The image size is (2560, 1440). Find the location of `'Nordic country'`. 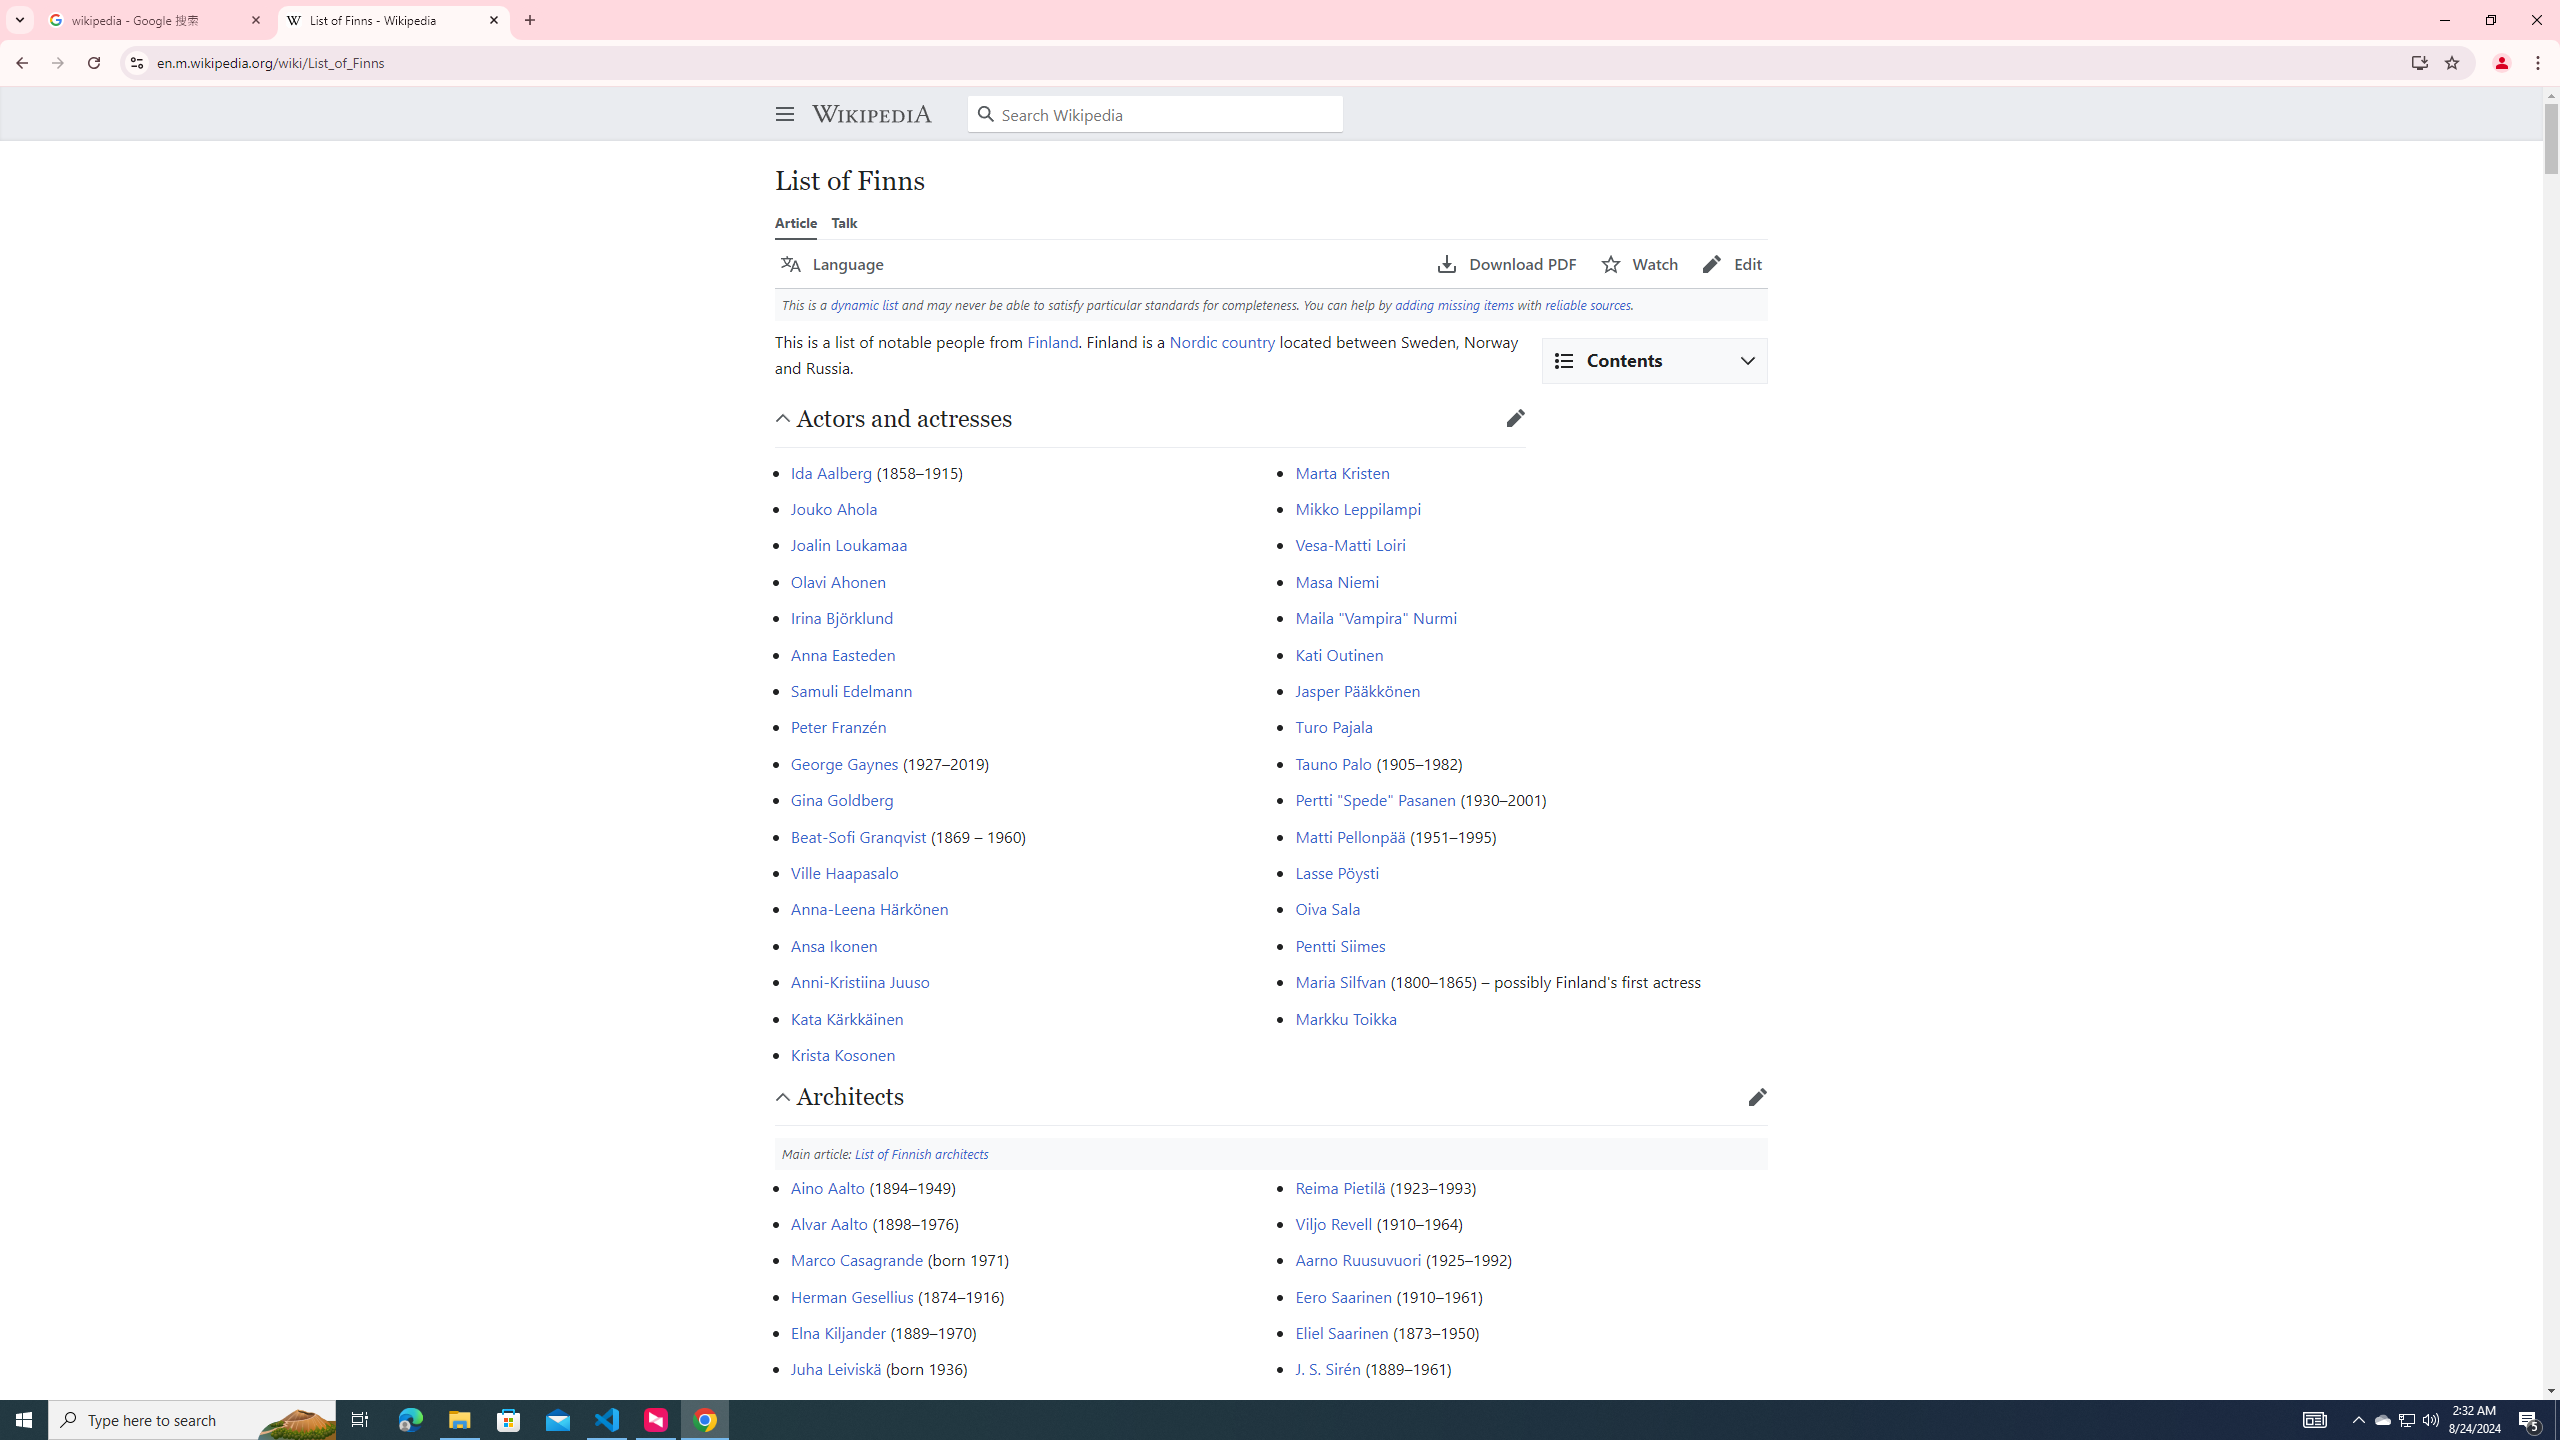

'Nordic country' is located at coordinates (1222, 340).